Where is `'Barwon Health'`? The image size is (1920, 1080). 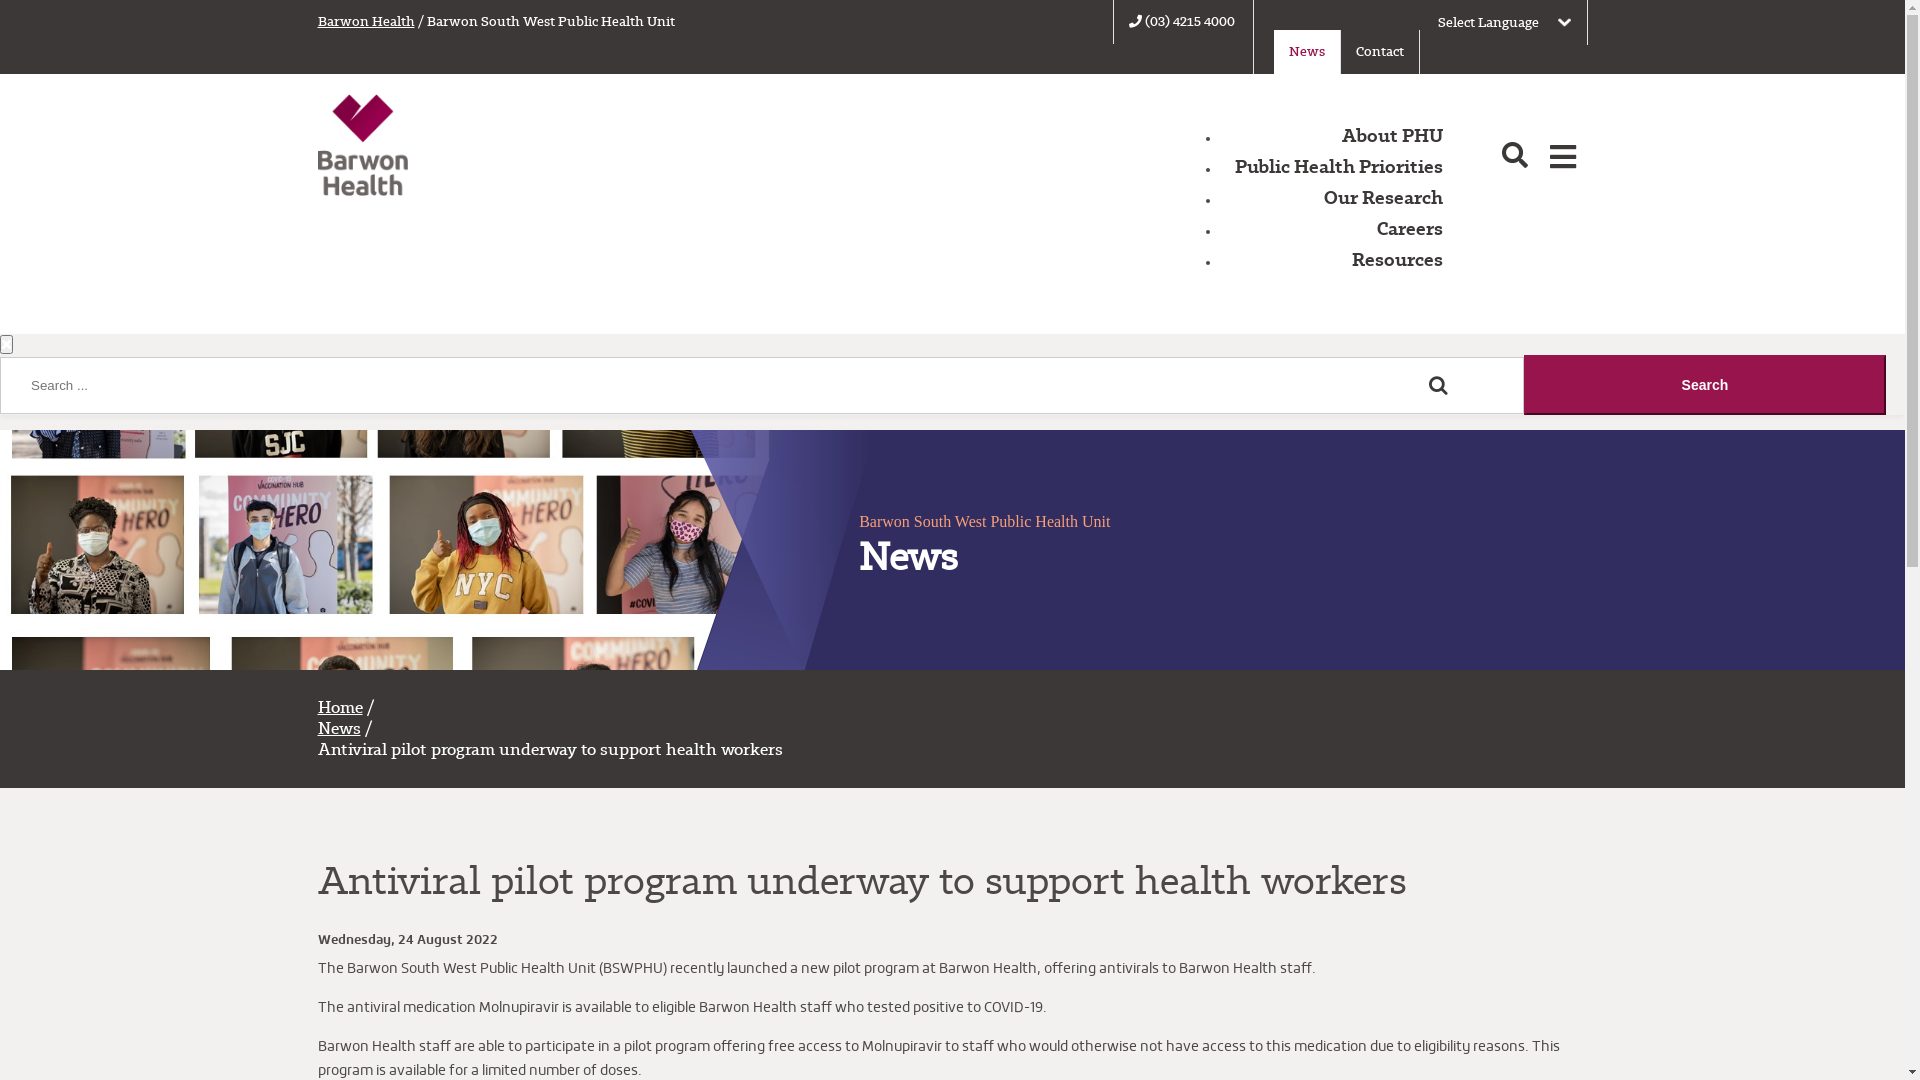 'Barwon Health' is located at coordinates (366, 21).